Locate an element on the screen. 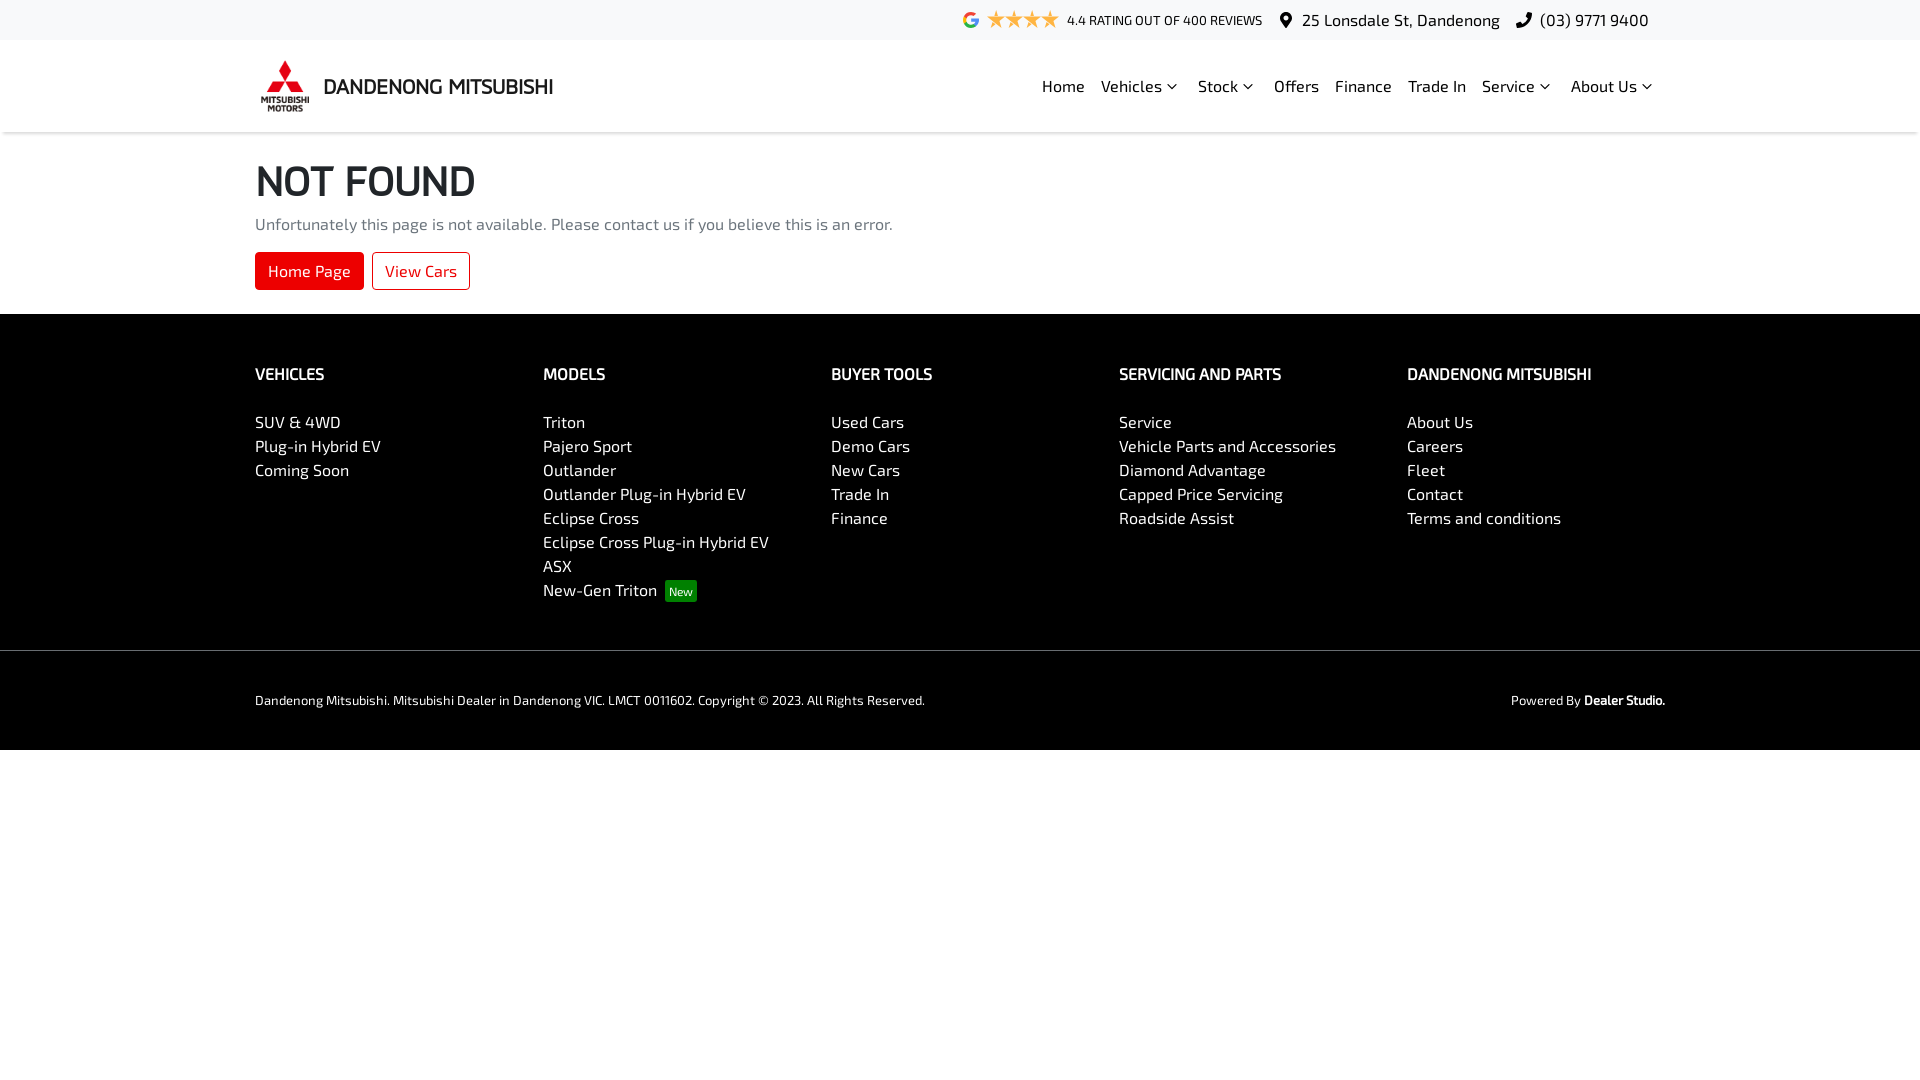  'Eclipse Cross Plug-in Hybrid EV' is located at coordinates (656, 541).